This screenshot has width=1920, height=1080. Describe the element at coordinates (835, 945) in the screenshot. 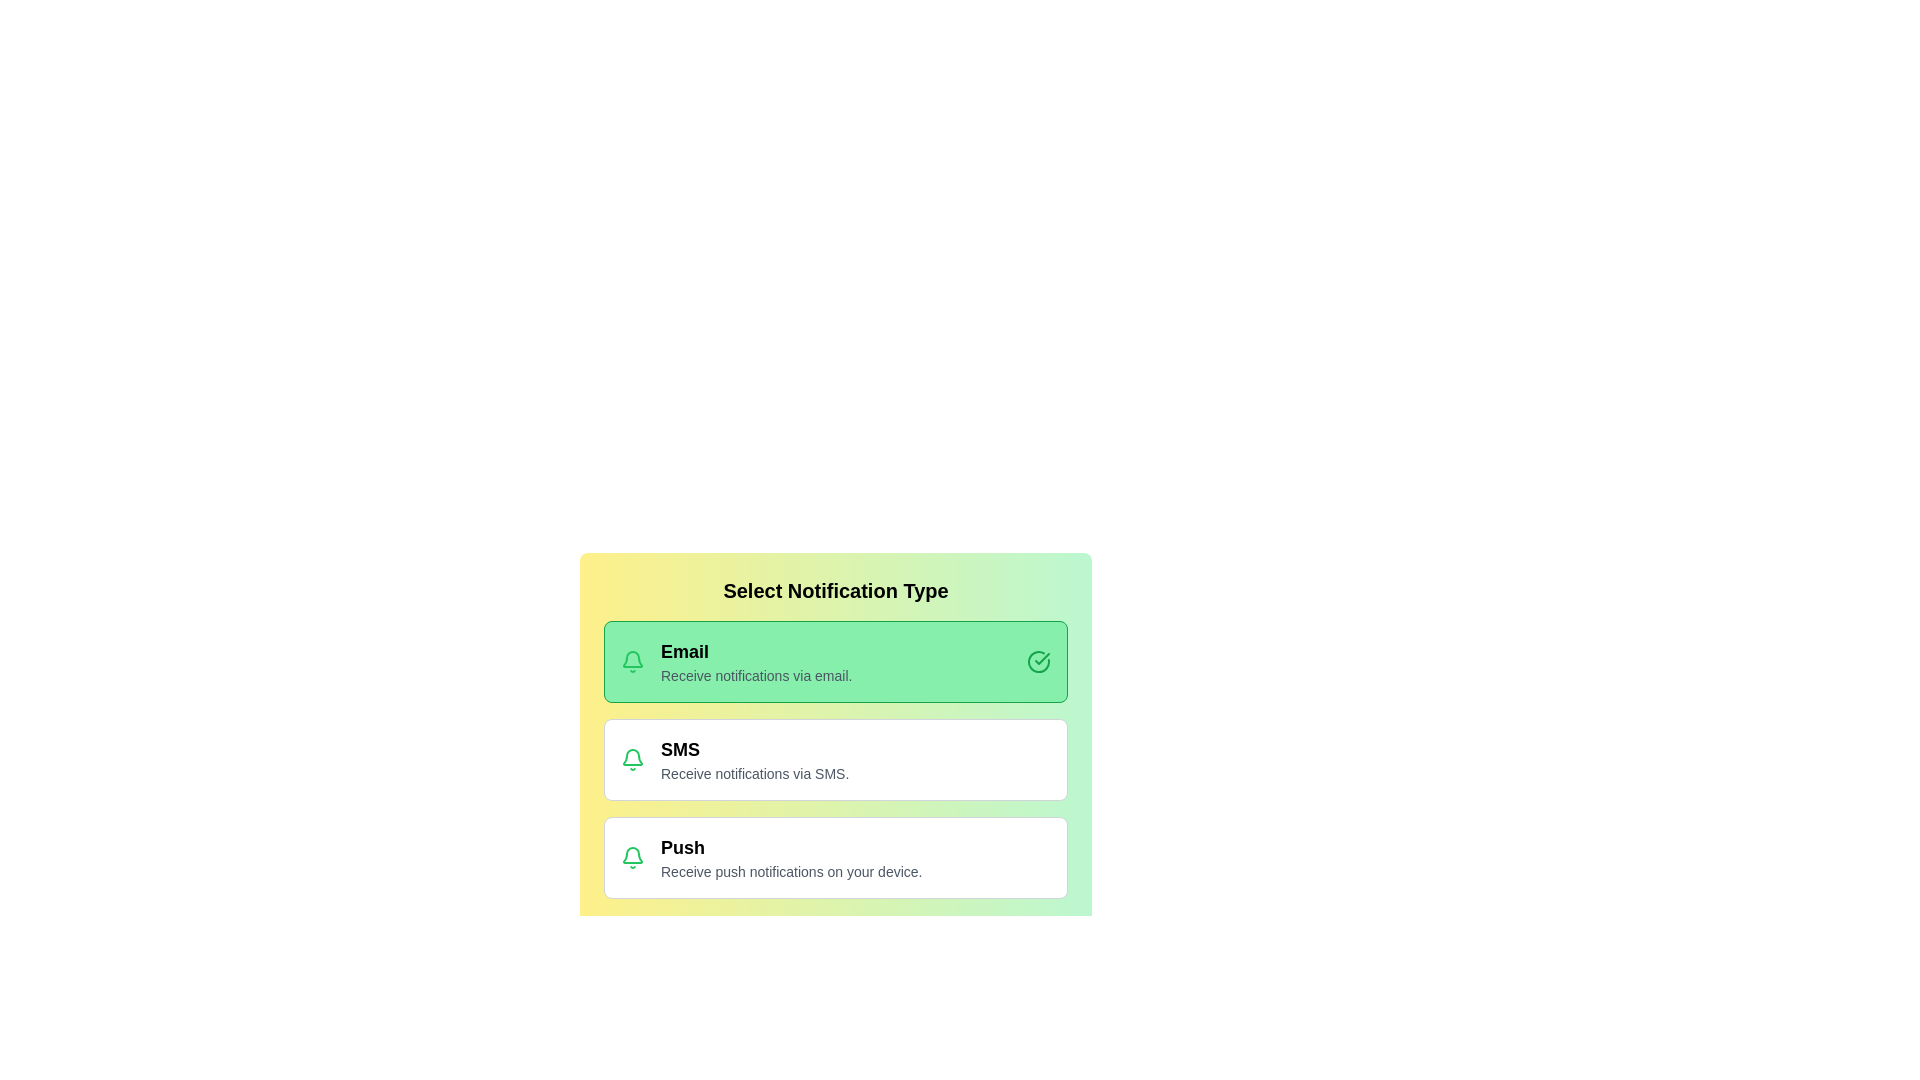

I see `the rectangular 'Save Selection' button with a green background` at that location.